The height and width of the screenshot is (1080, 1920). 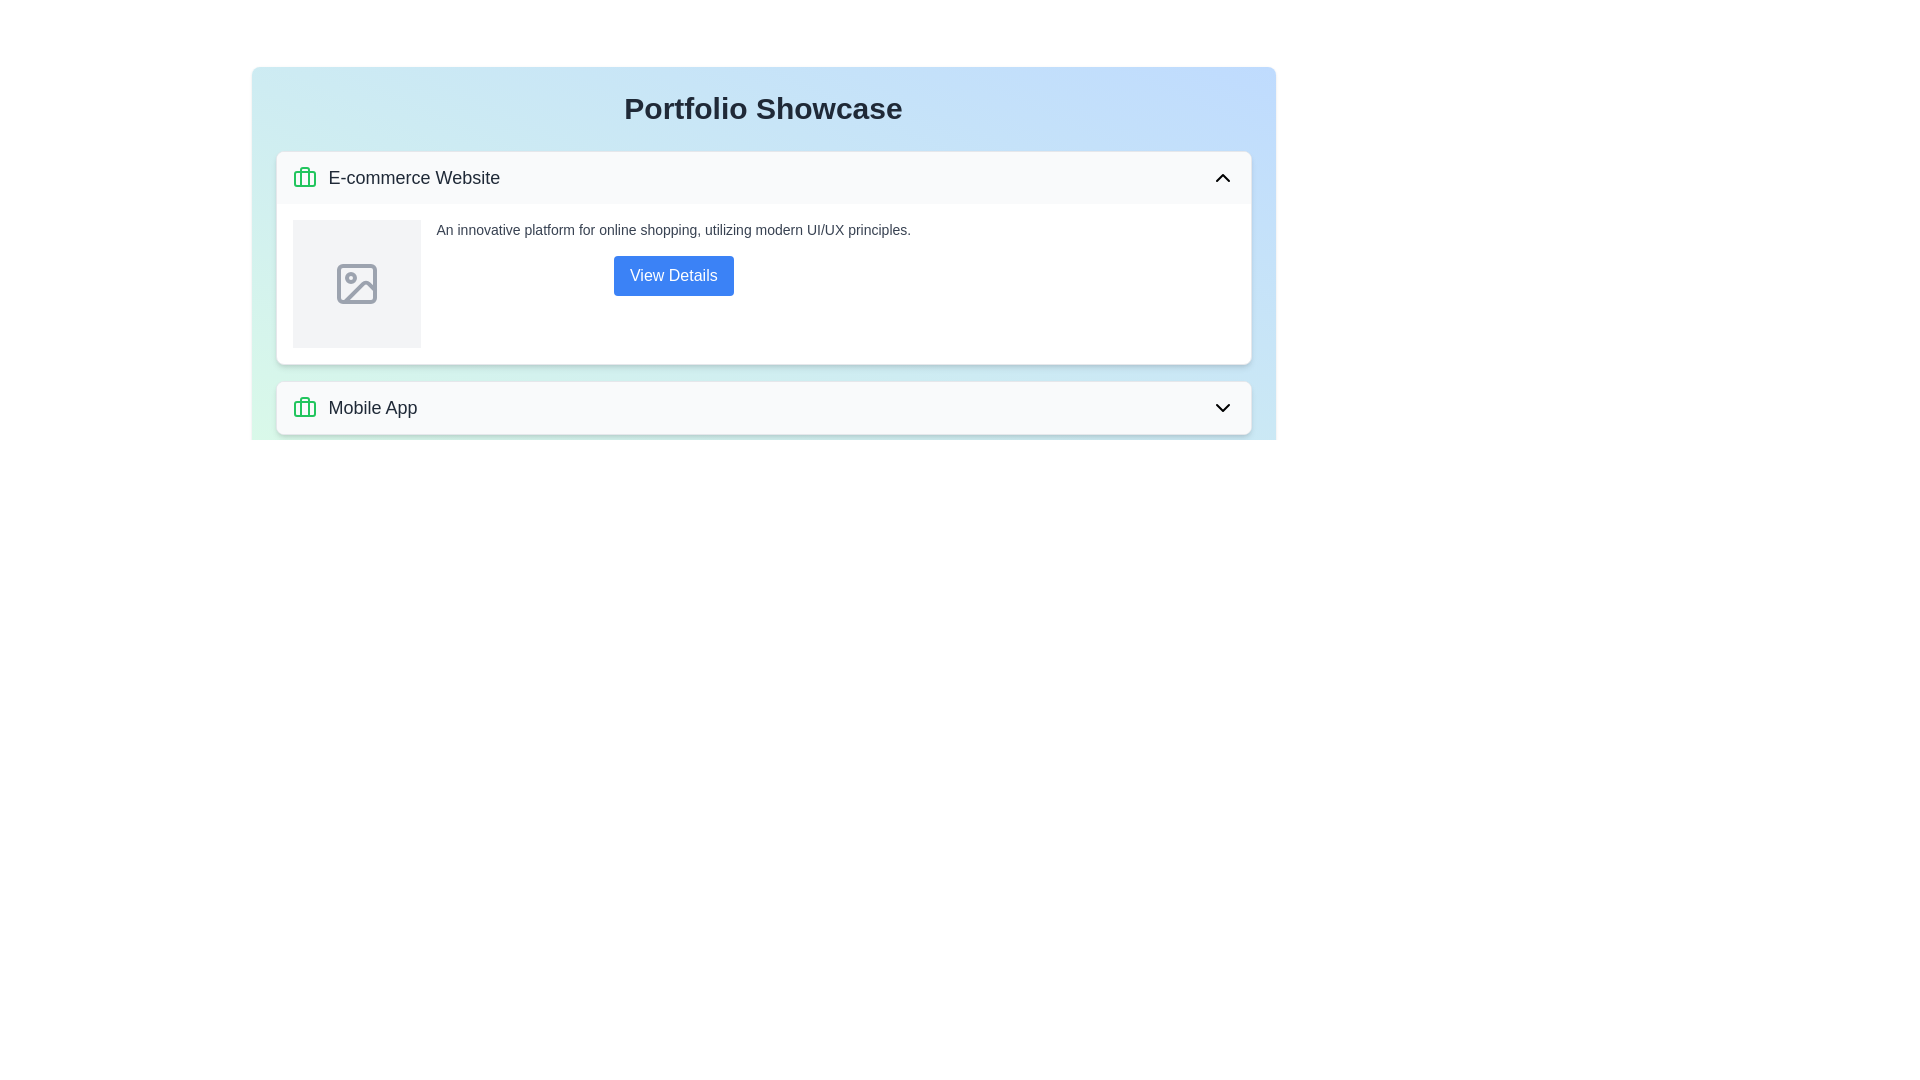 I want to click on the text label that serves as the title for the portfolio showcase entry labeled 'E-commerce Website', which is positioned to the right of a green briefcase icon, so click(x=413, y=176).